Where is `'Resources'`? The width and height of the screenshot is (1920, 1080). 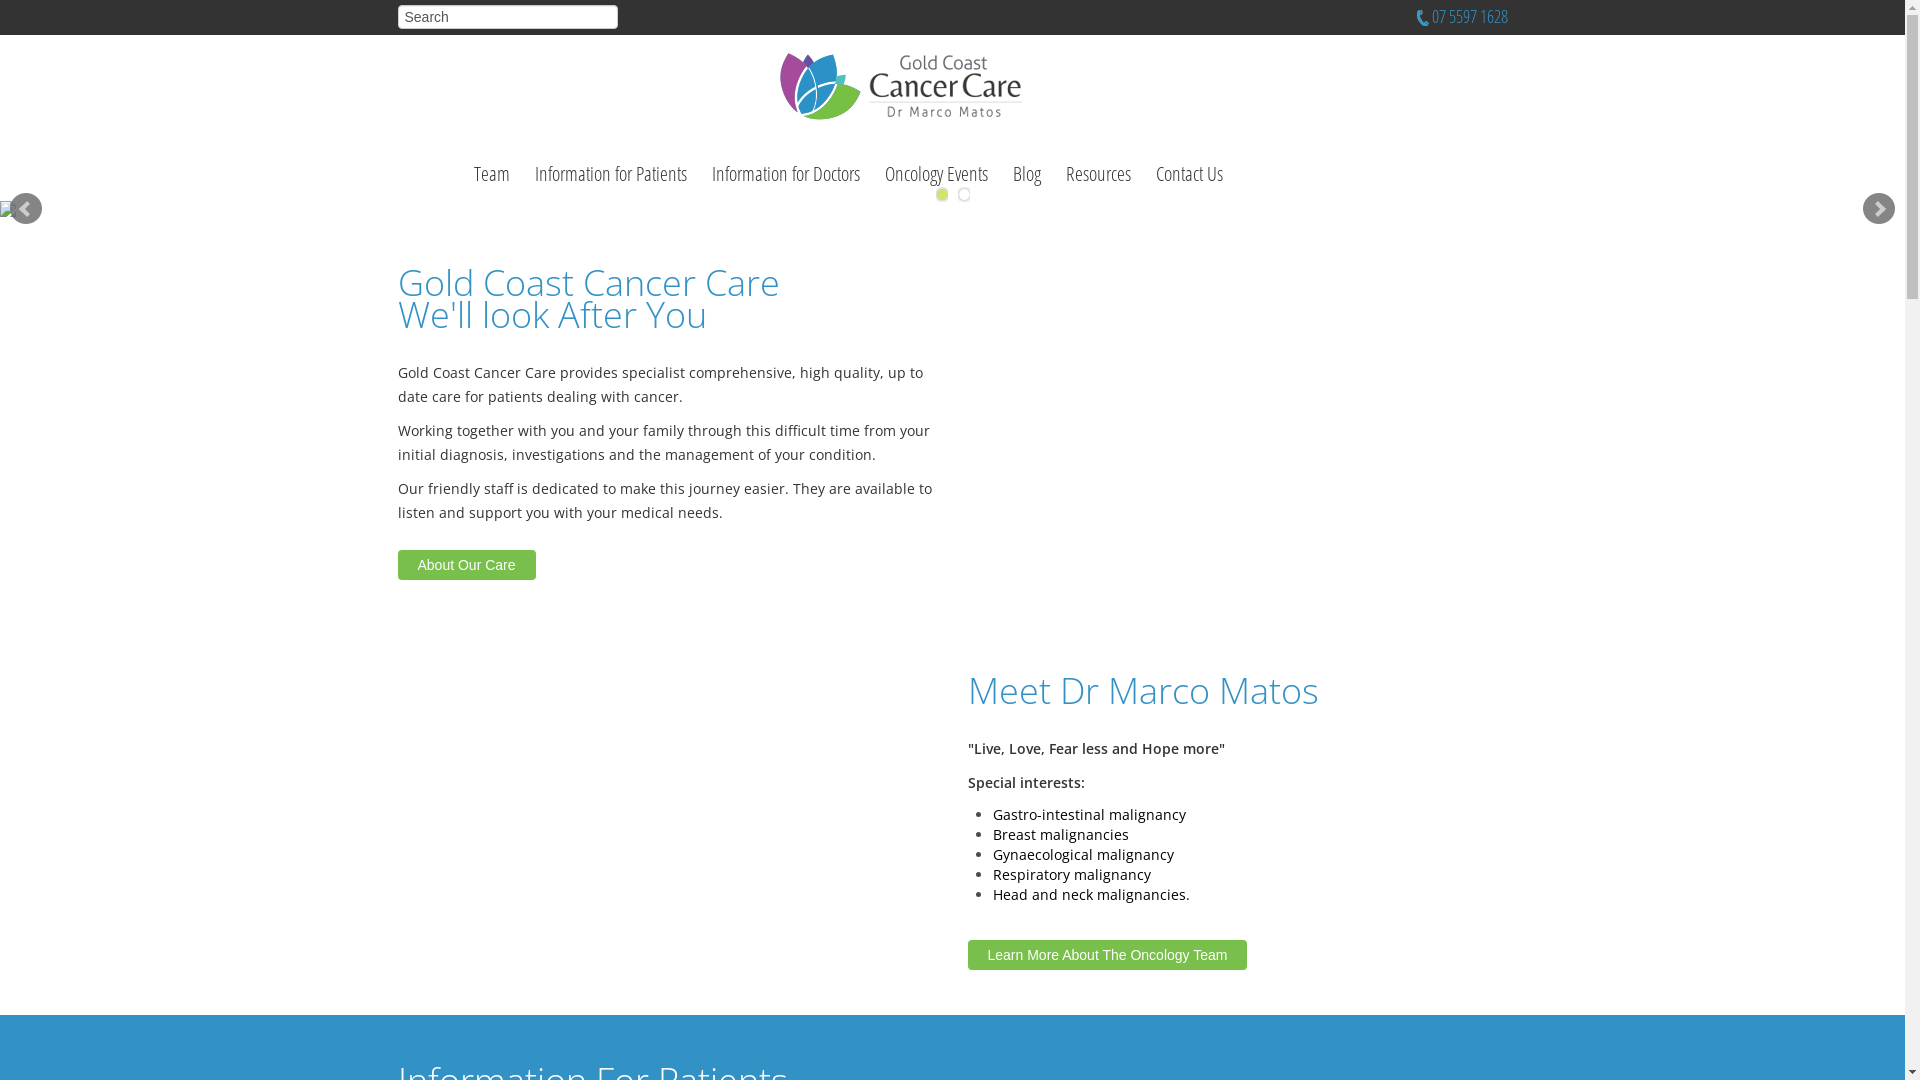 'Resources' is located at coordinates (1097, 172).